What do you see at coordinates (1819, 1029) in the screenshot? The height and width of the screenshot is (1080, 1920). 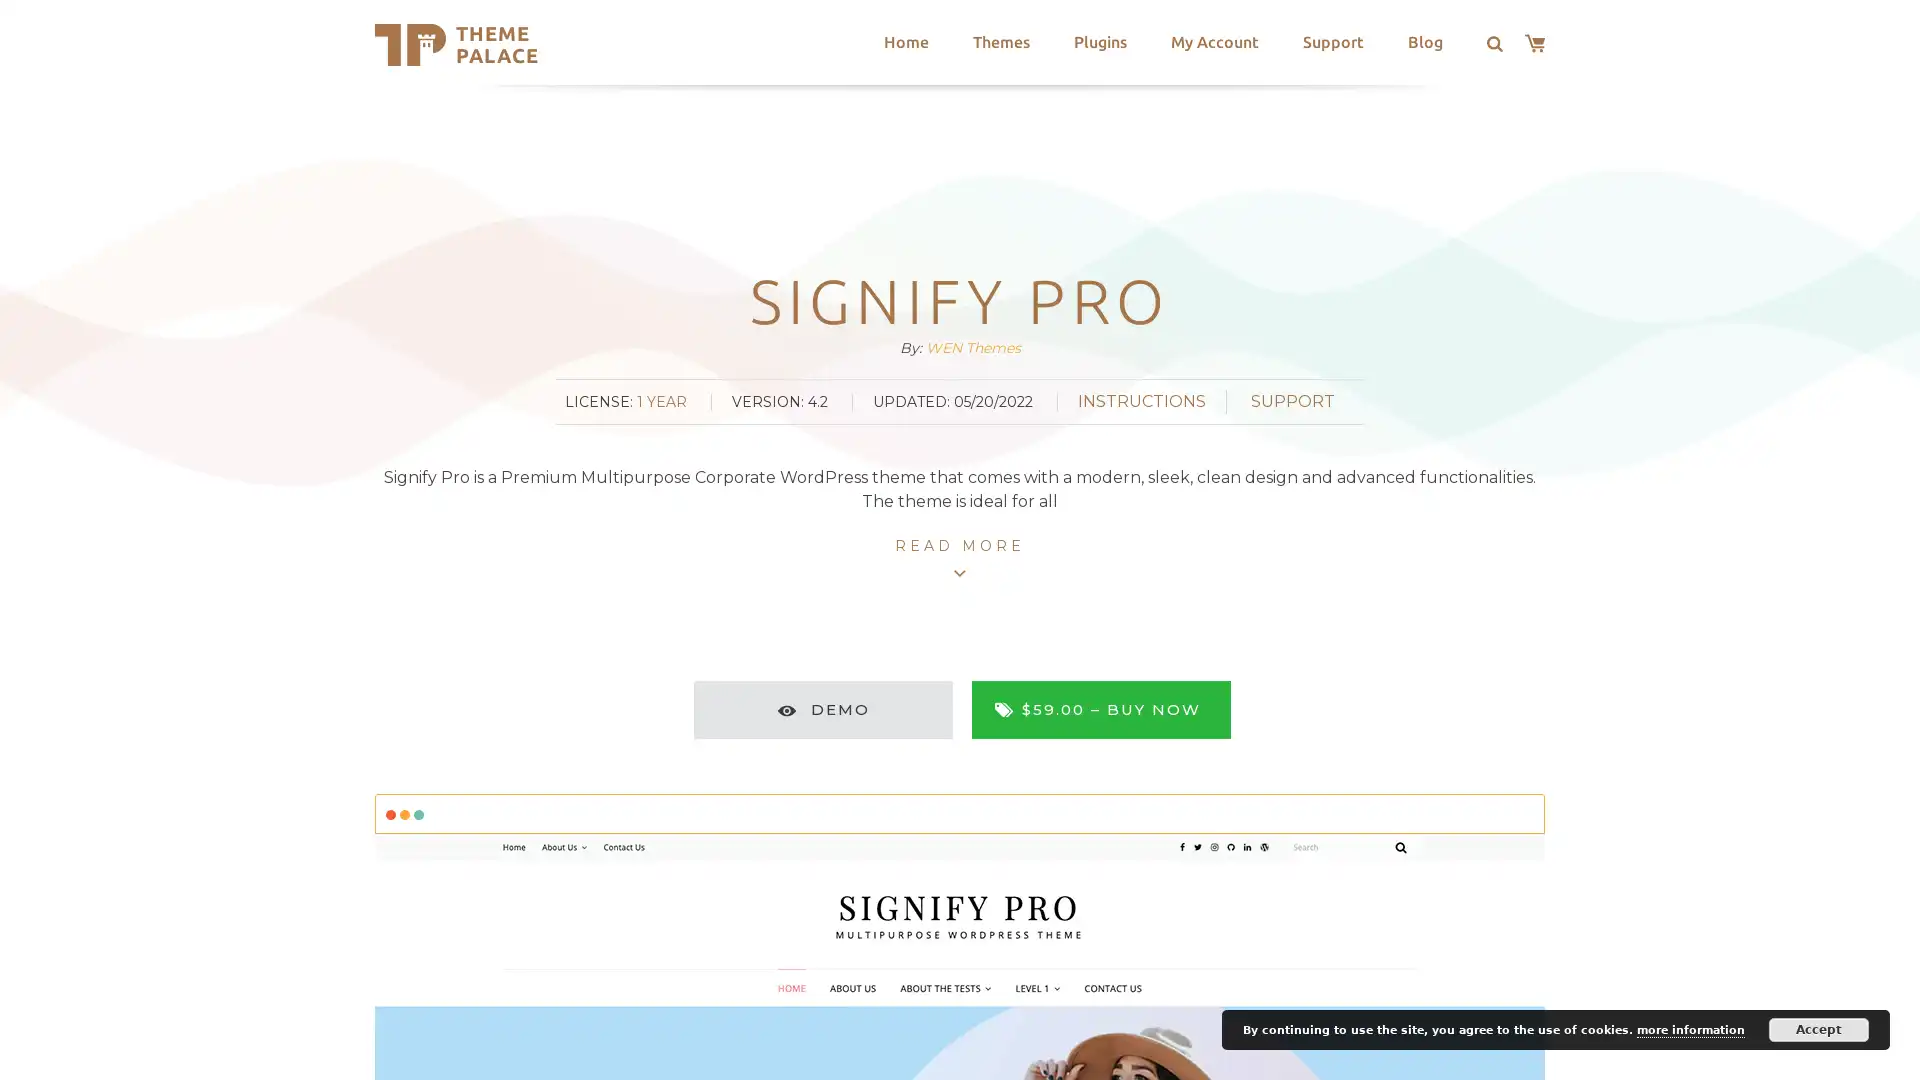 I see `Accept` at bounding box center [1819, 1029].